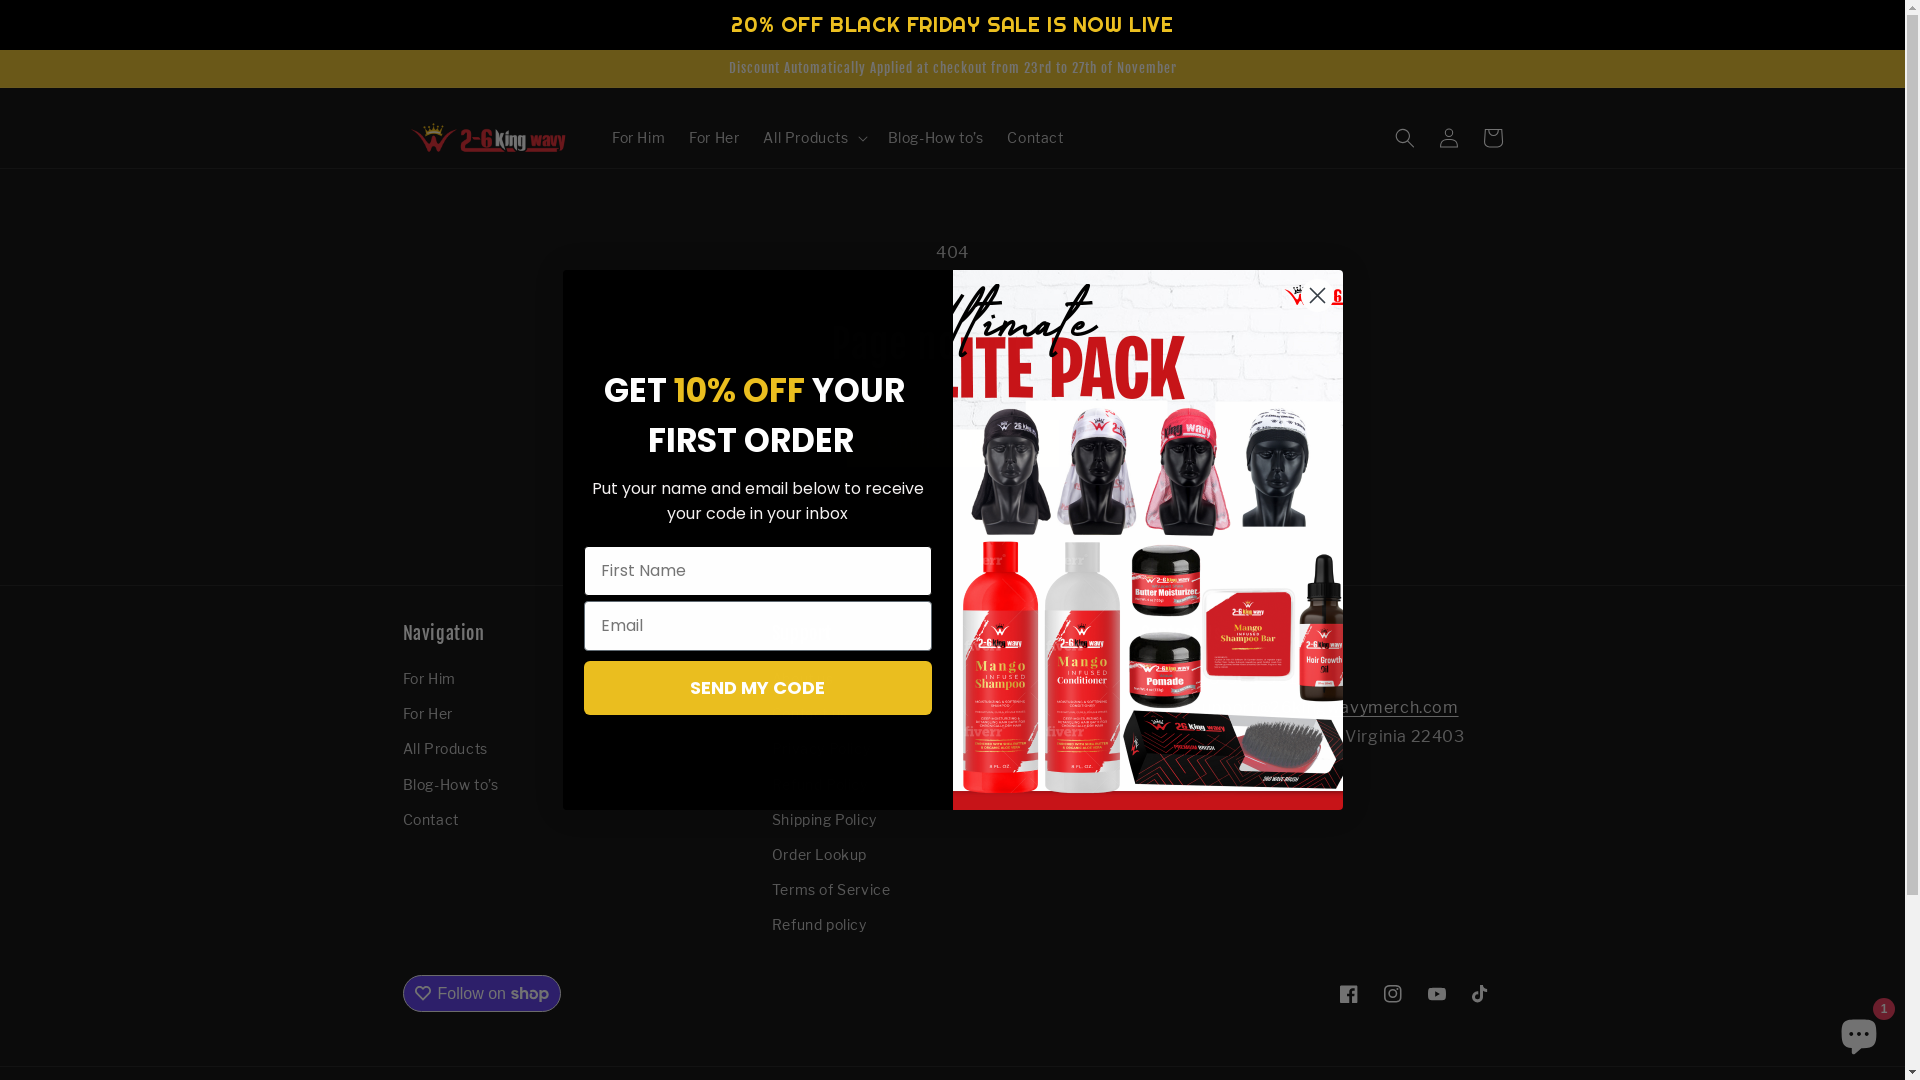 This screenshot has width=1920, height=1080. I want to click on 'Email: support@26kingwavymerch.com', so click(1299, 706).